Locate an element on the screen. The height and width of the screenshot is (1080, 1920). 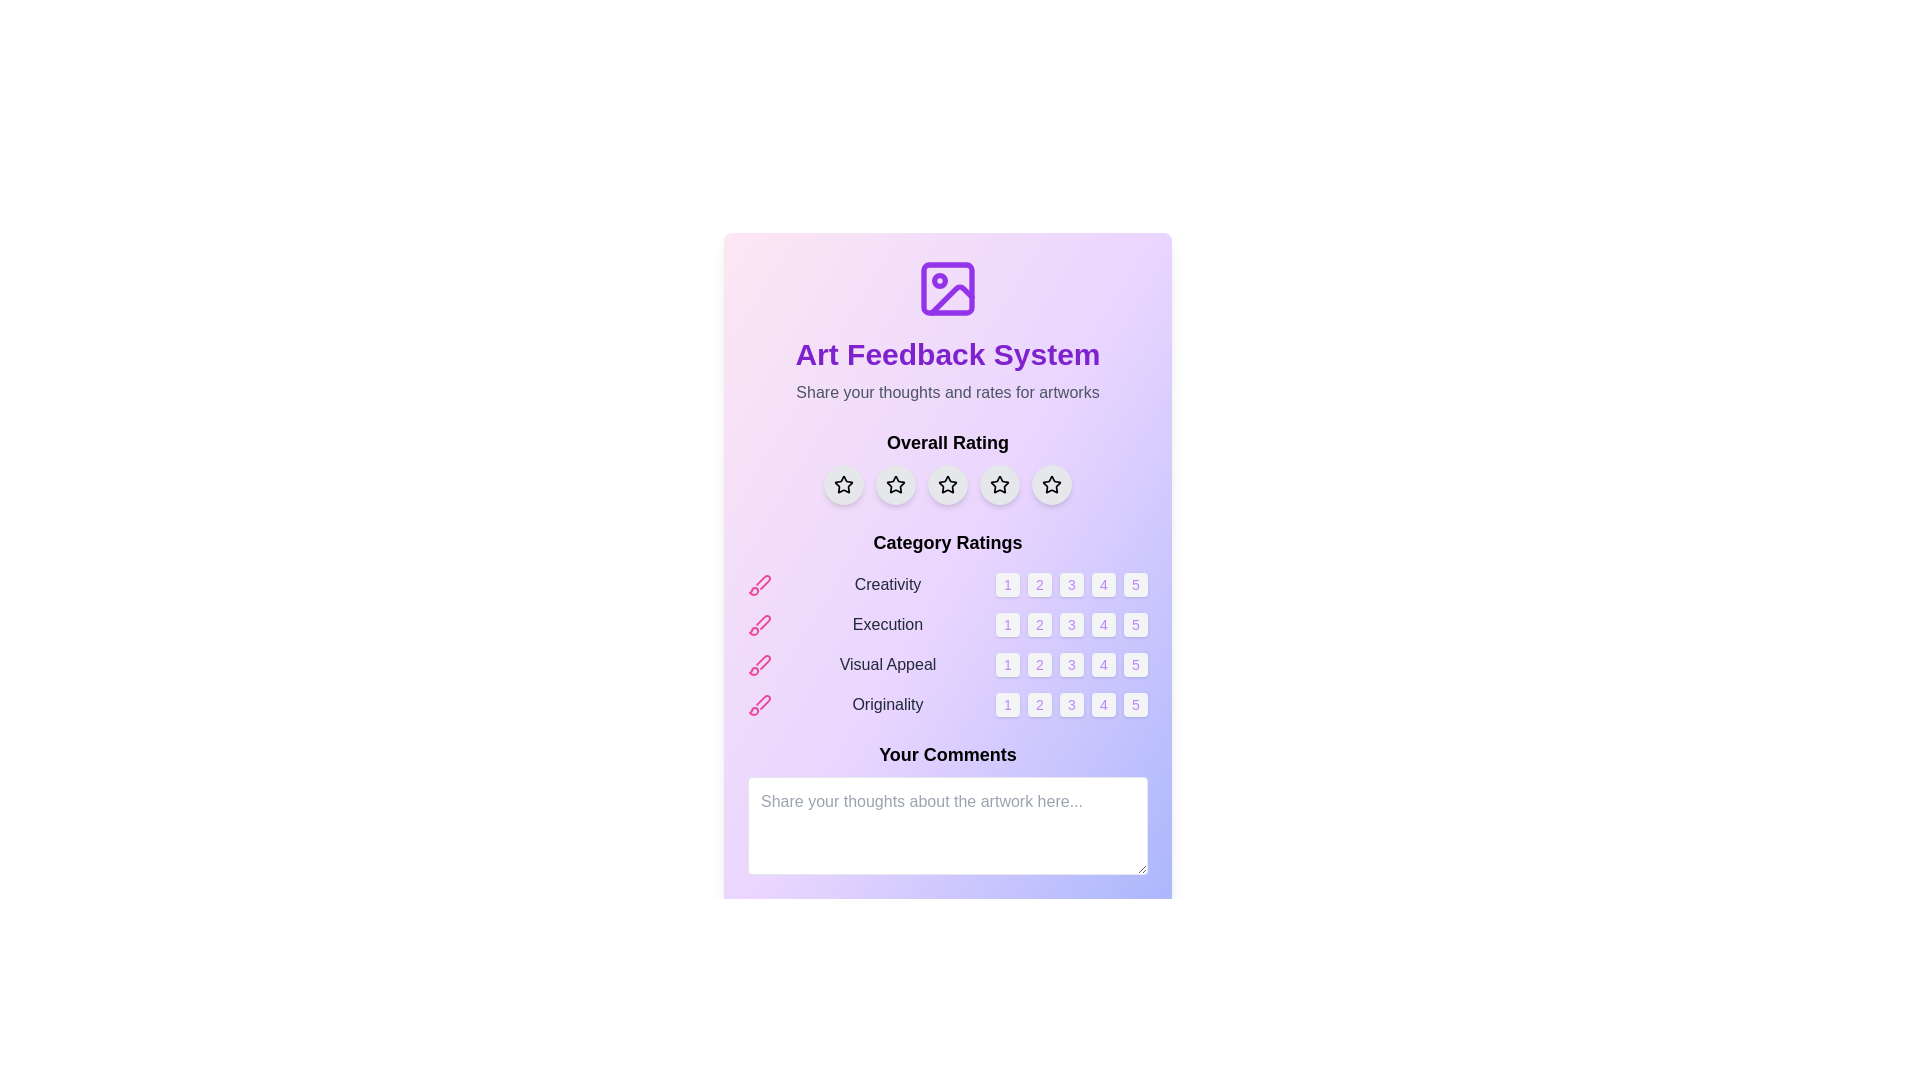
category descriptions from the 'Category Ratings' section, which includes 'Creativity', 'Execution', 'Visual Appeal', and 'Originality' is located at coordinates (947, 622).